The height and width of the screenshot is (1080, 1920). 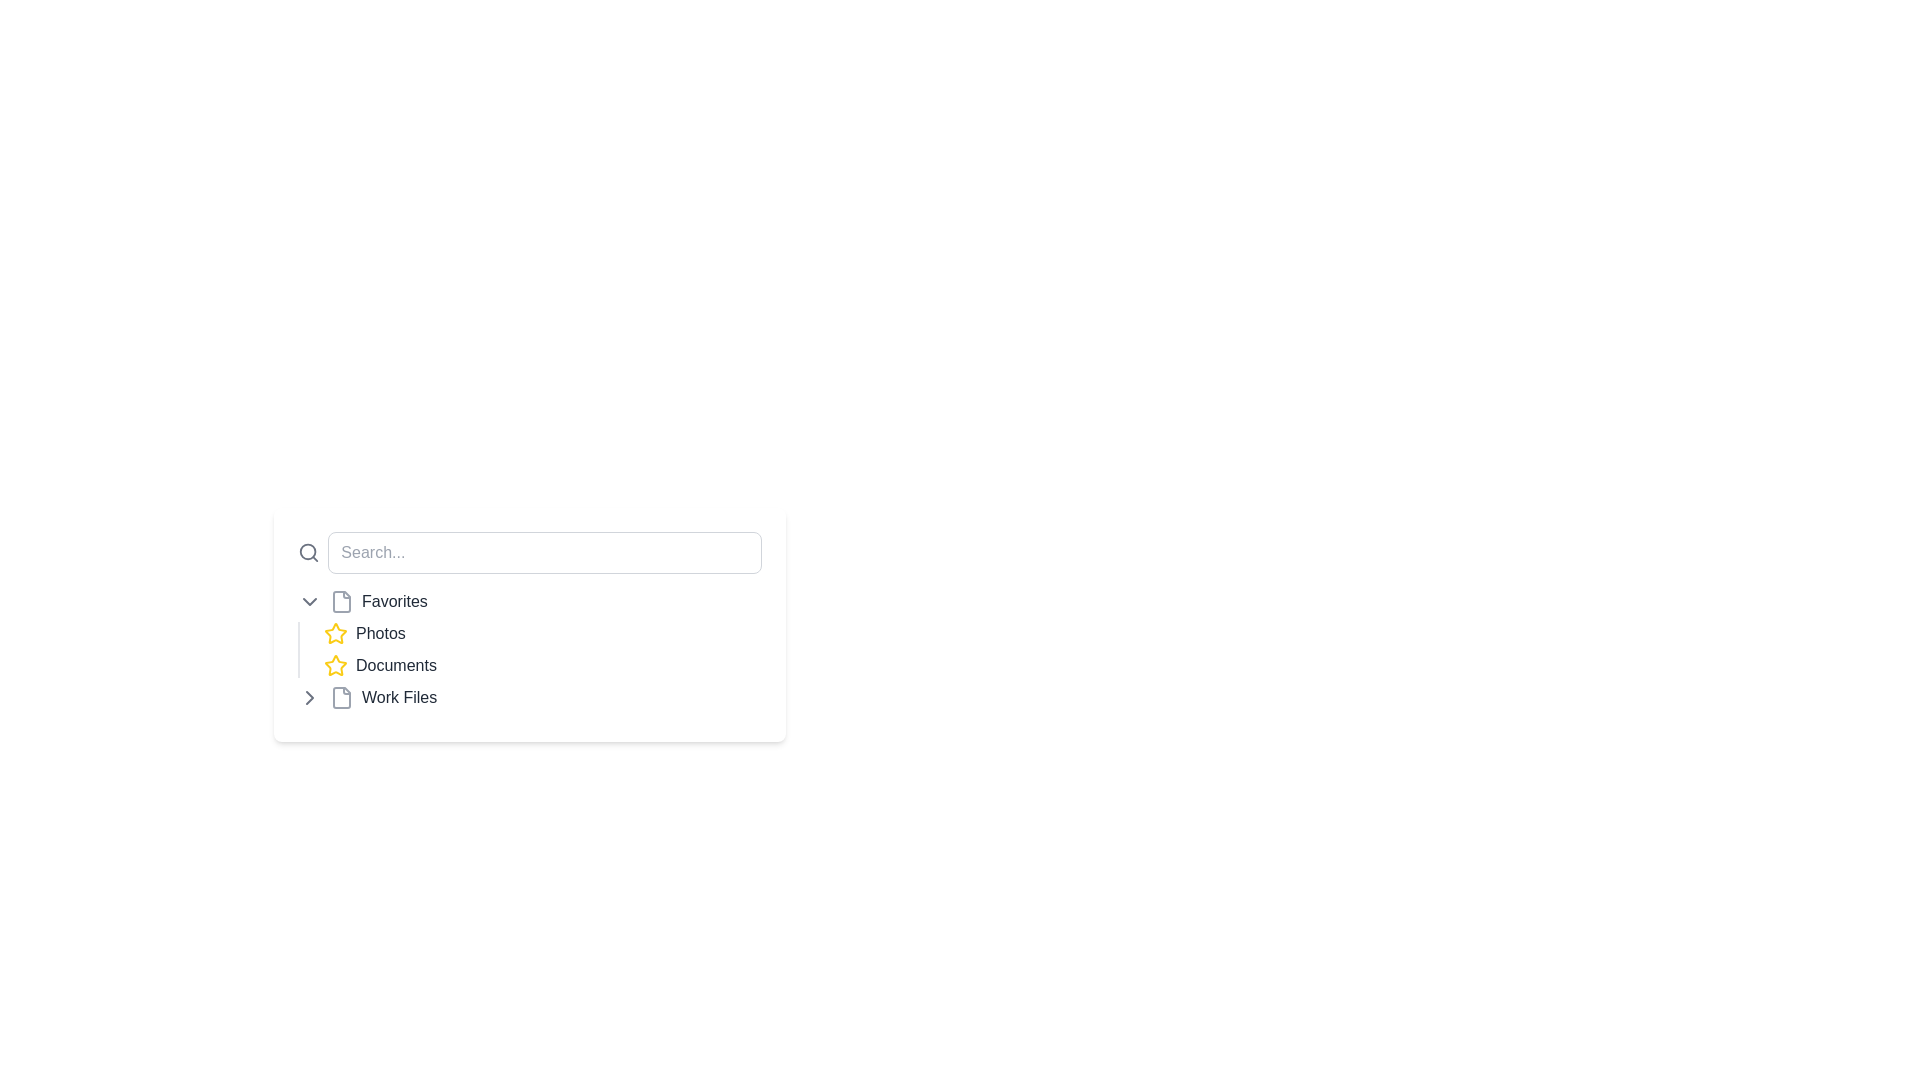 What do you see at coordinates (336, 666) in the screenshot?
I see `the star-shaped icon located next to the 'Documents' label for keyboard interaction` at bounding box center [336, 666].